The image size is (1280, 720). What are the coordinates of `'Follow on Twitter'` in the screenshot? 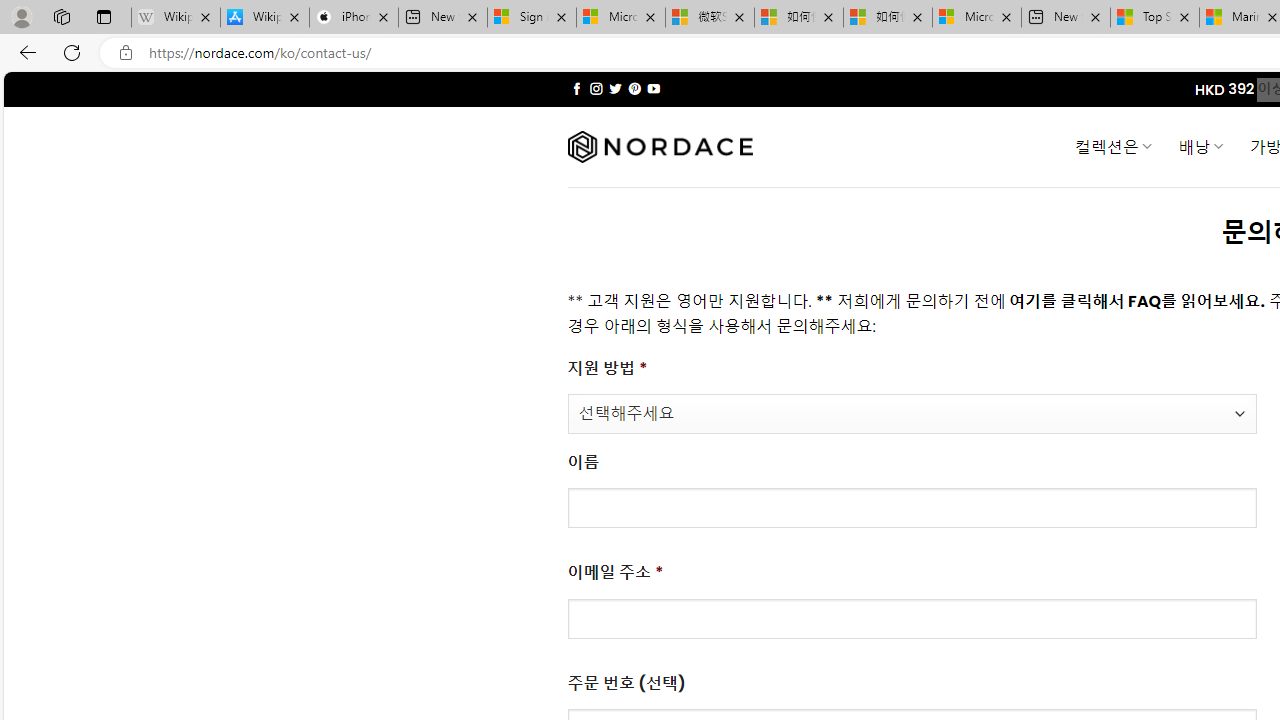 It's located at (614, 88).